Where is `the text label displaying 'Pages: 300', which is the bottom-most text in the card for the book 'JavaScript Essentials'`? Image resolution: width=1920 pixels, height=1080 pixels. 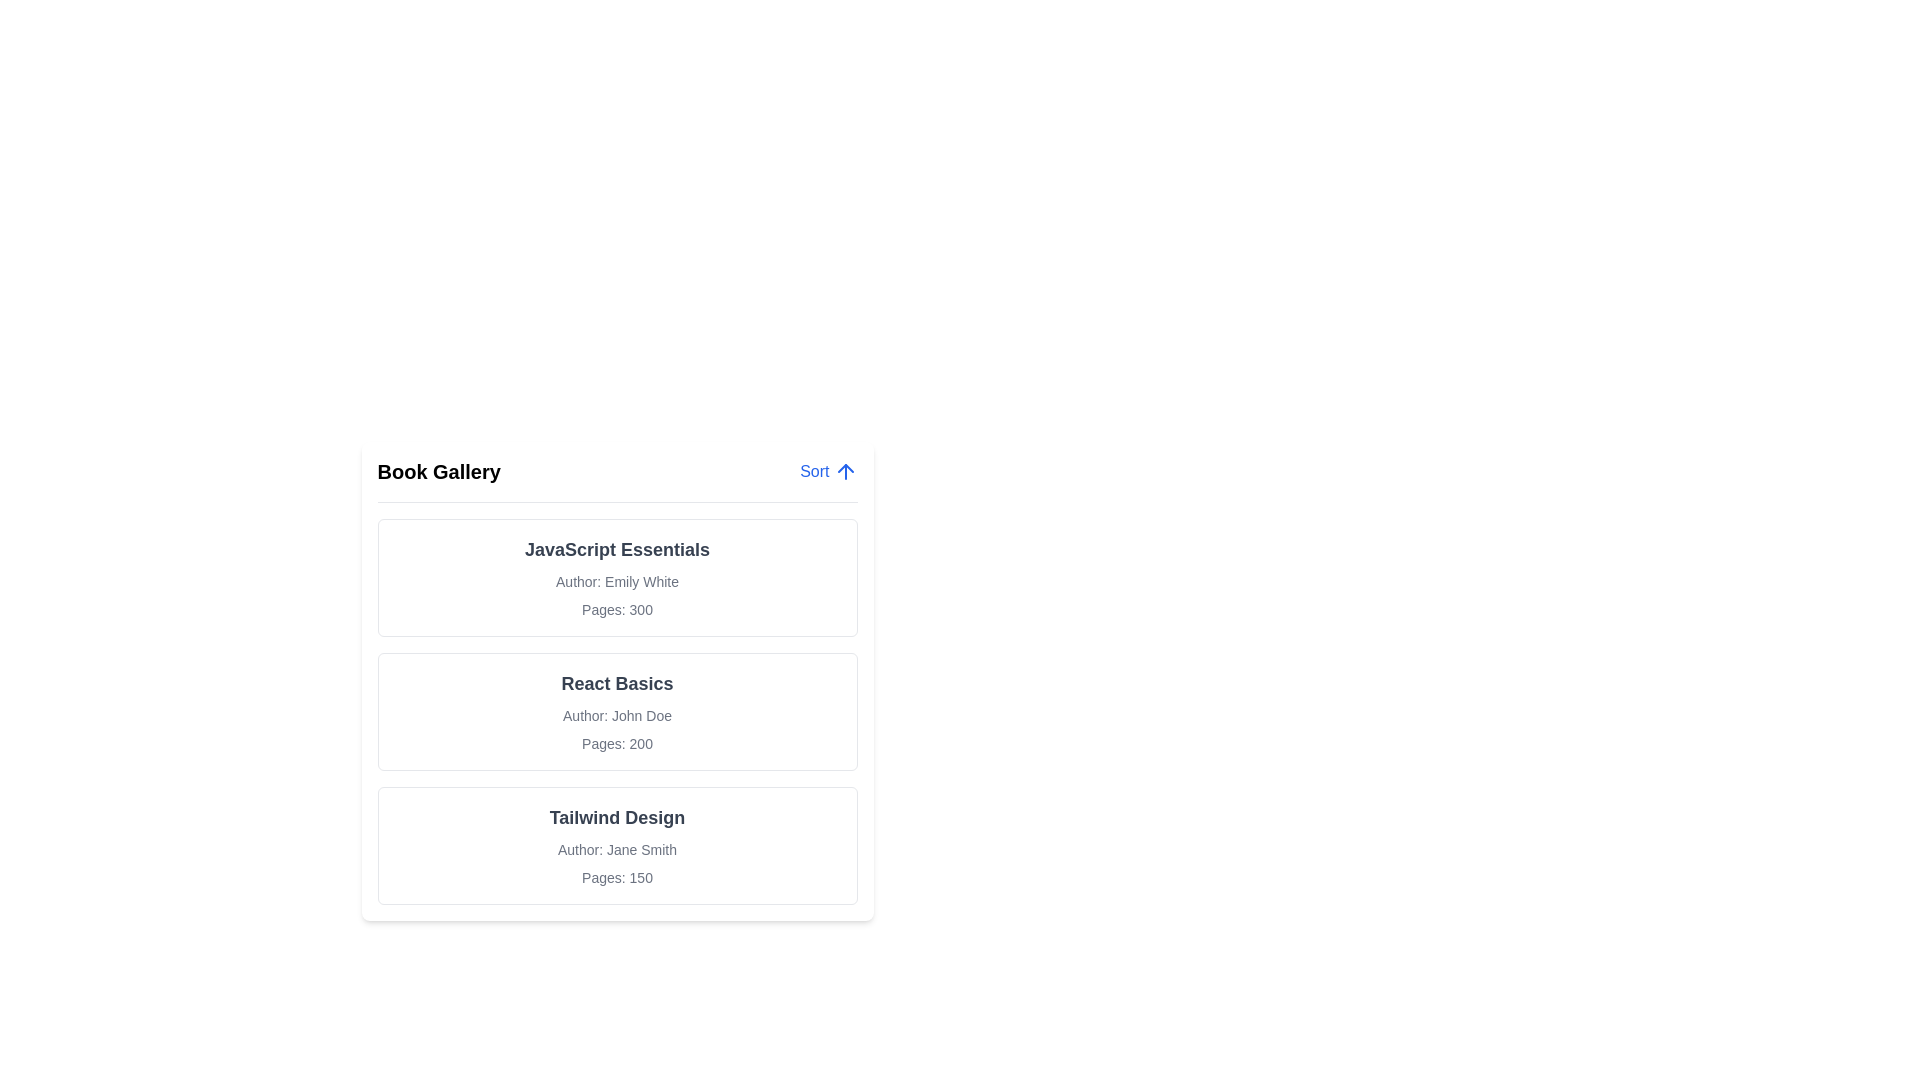 the text label displaying 'Pages: 300', which is the bottom-most text in the card for the book 'JavaScript Essentials' is located at coordinates (616, 608).